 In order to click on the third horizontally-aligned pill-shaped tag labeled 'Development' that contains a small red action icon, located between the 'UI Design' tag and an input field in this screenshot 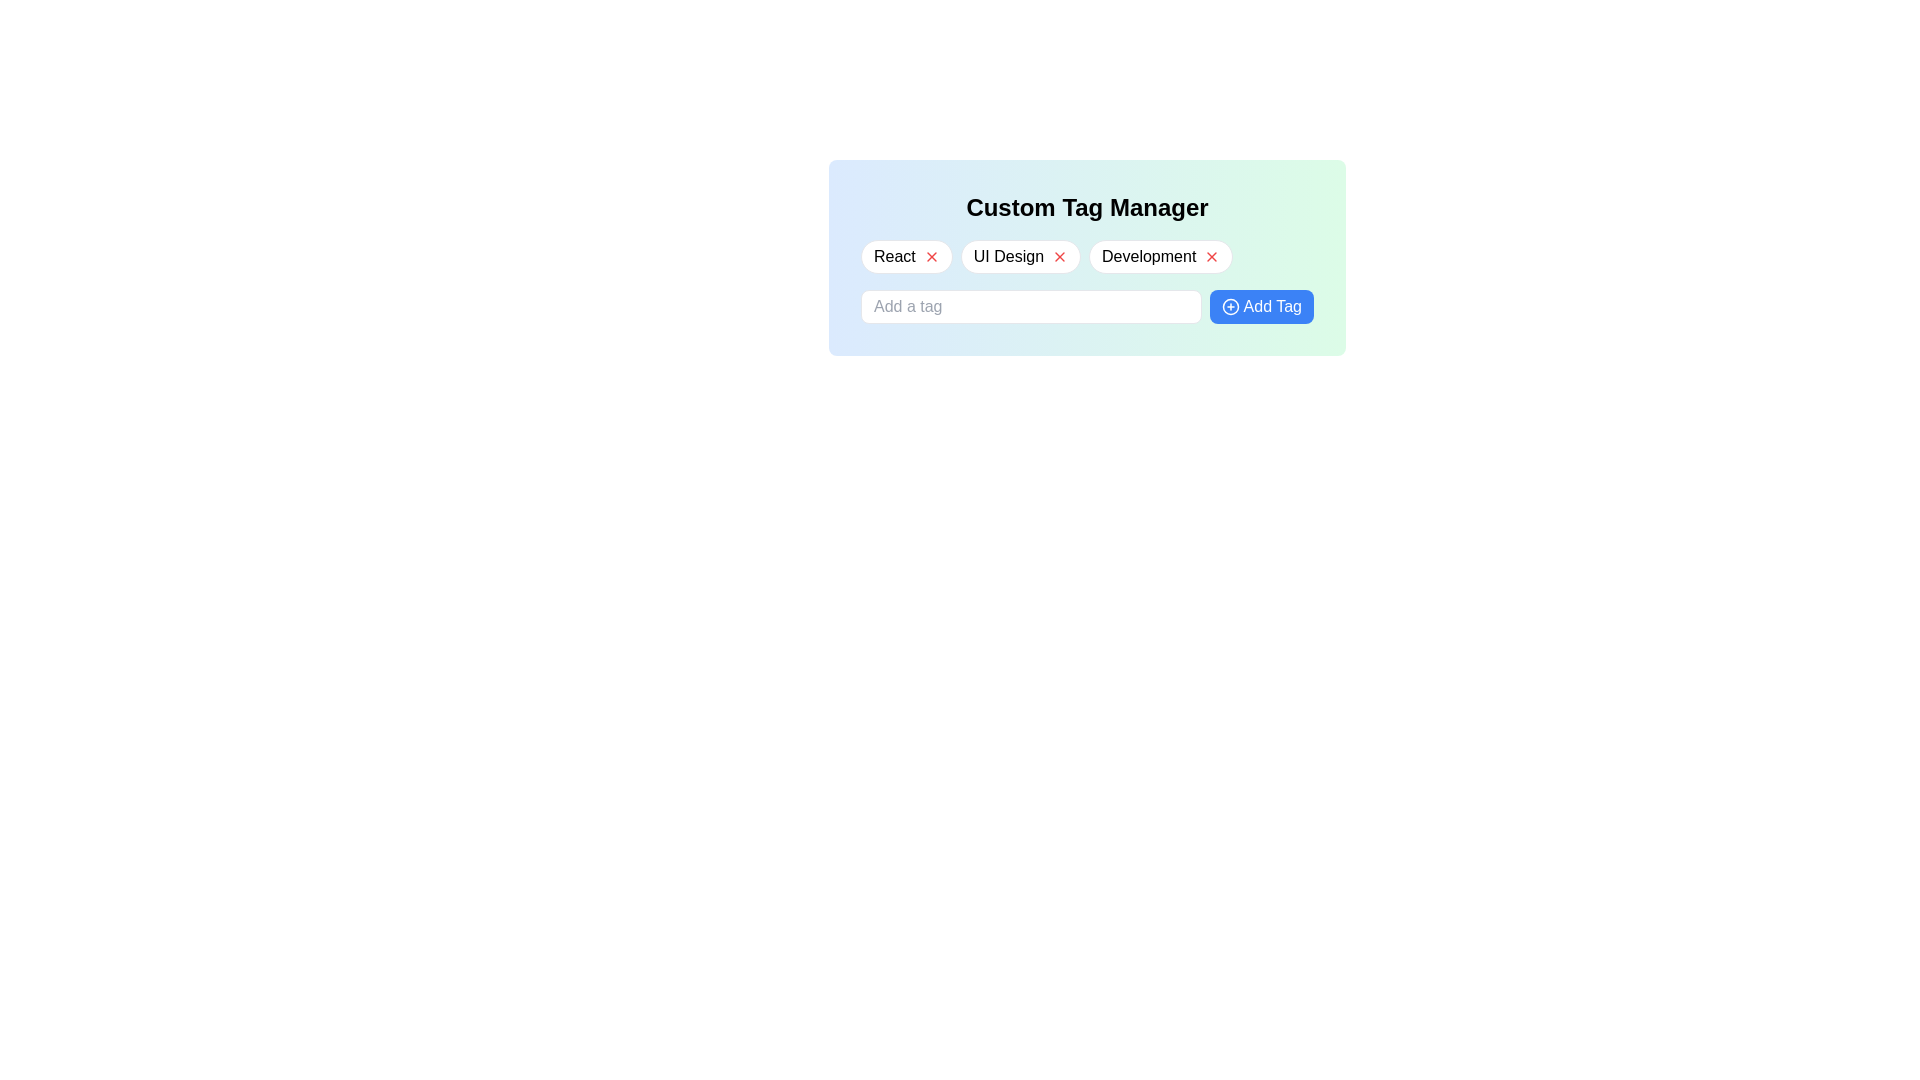, I will do `click(1161, 256)`.